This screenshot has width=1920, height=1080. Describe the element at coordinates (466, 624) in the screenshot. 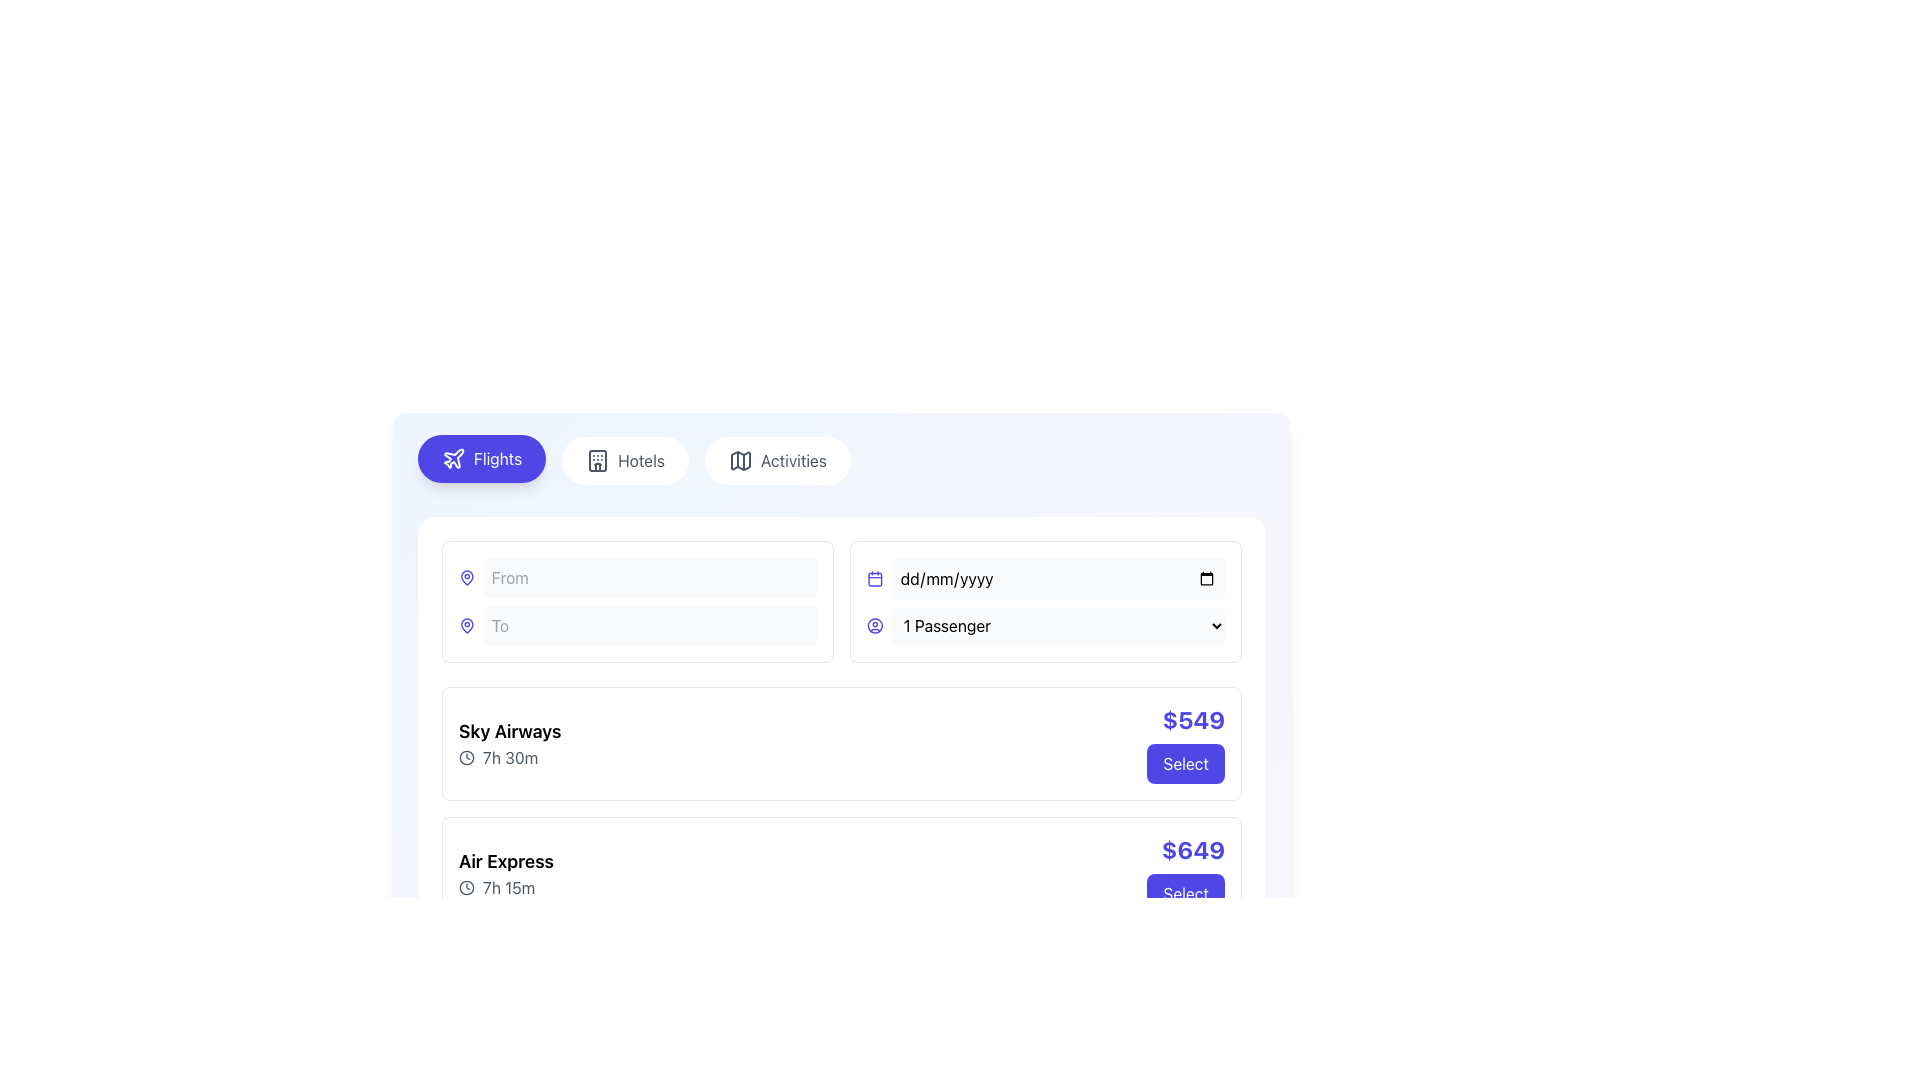

I see `the location pin icon, which is a blue vector representation located to the left of the 'From' input field in the search section of the UI` at that location.